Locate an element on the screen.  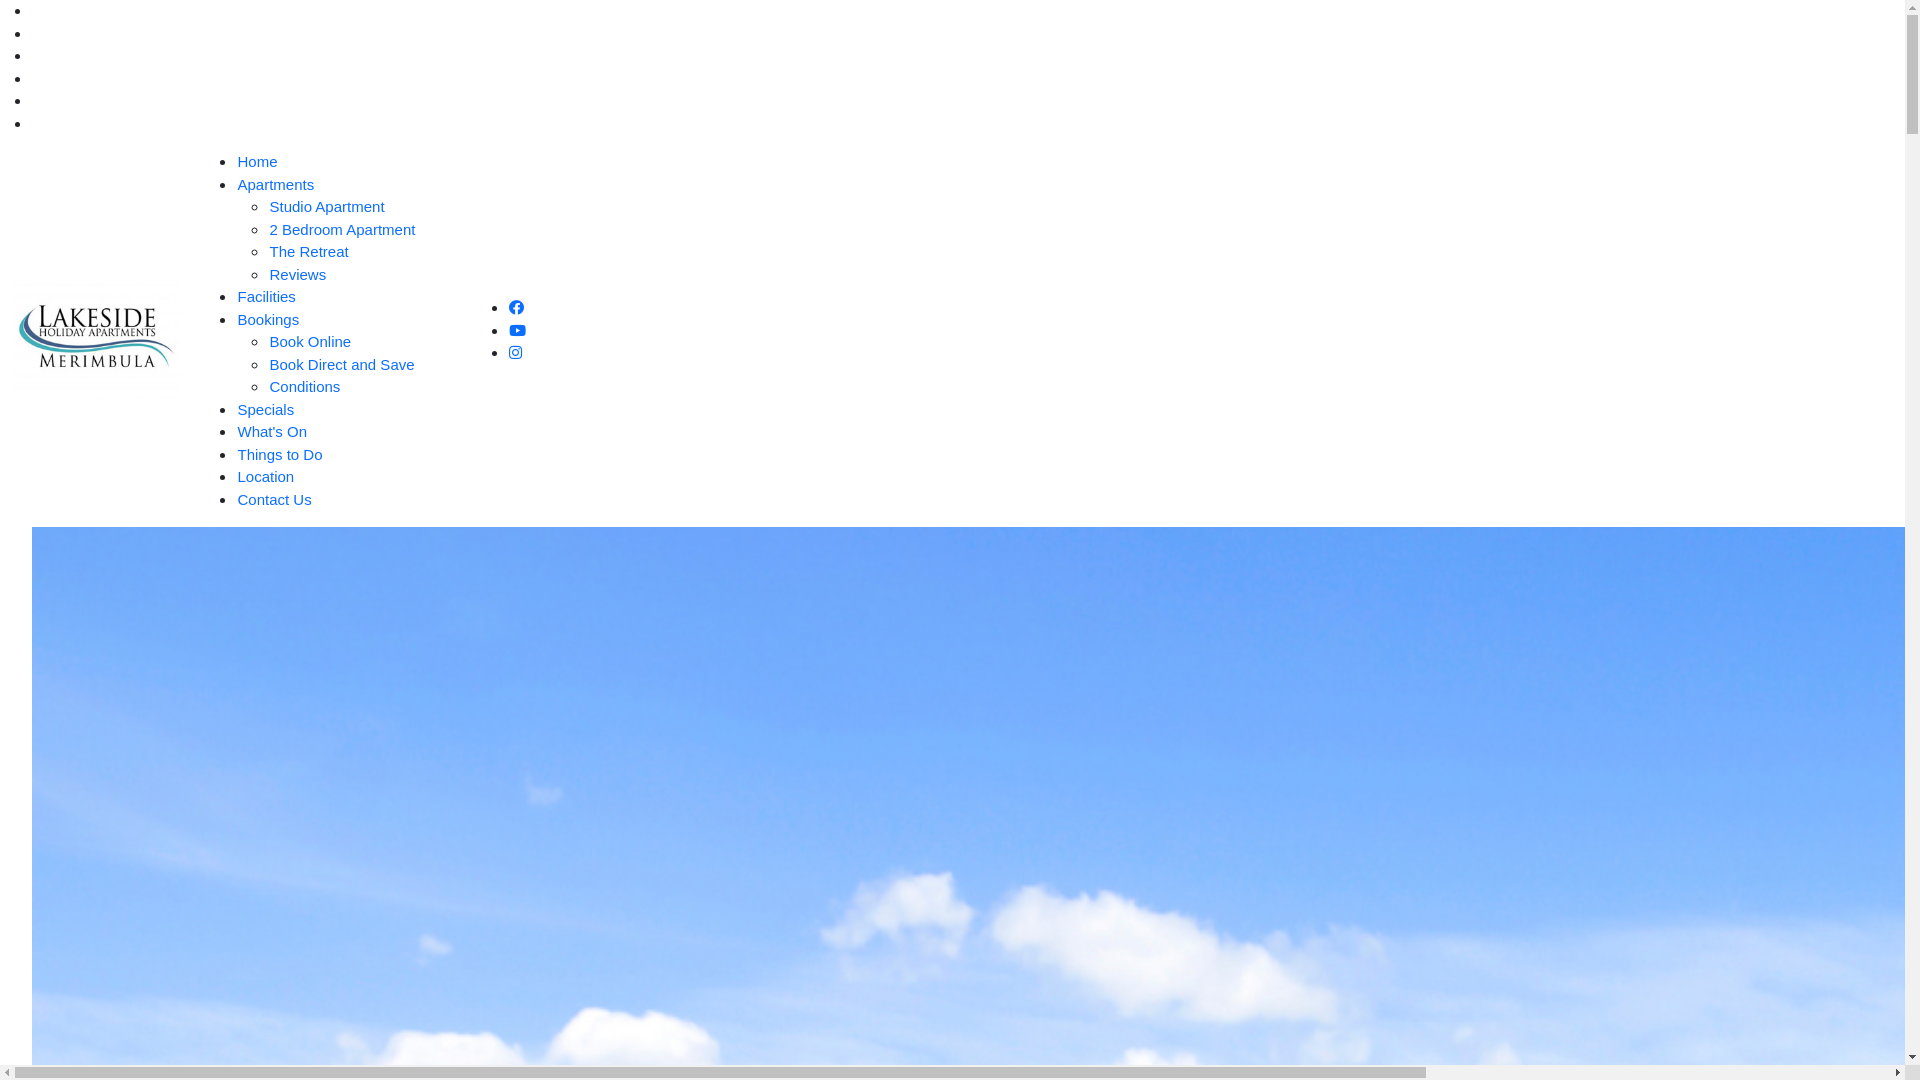
'Specials' is located at coordinates (264, 407).